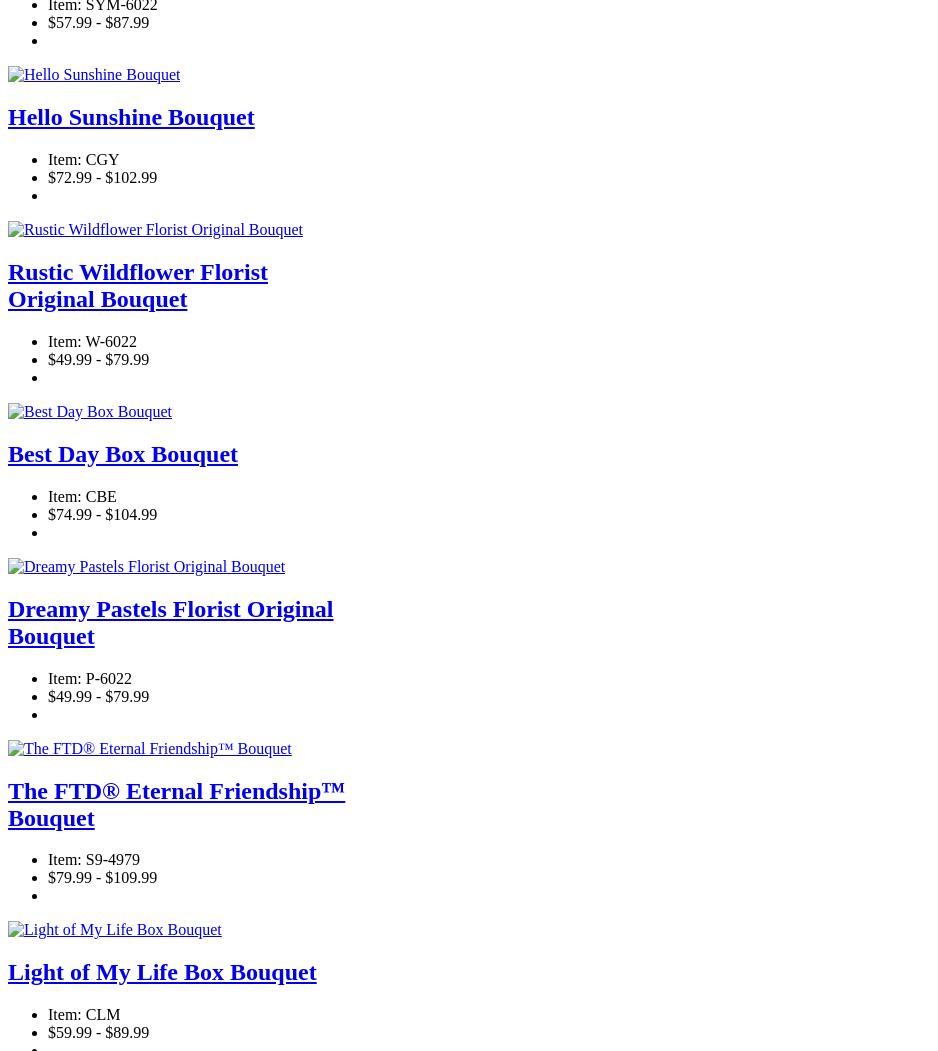 This screenshot has width=938, height=1051. I want to click on '$59.99	- $89.99', so click(98, 1031).